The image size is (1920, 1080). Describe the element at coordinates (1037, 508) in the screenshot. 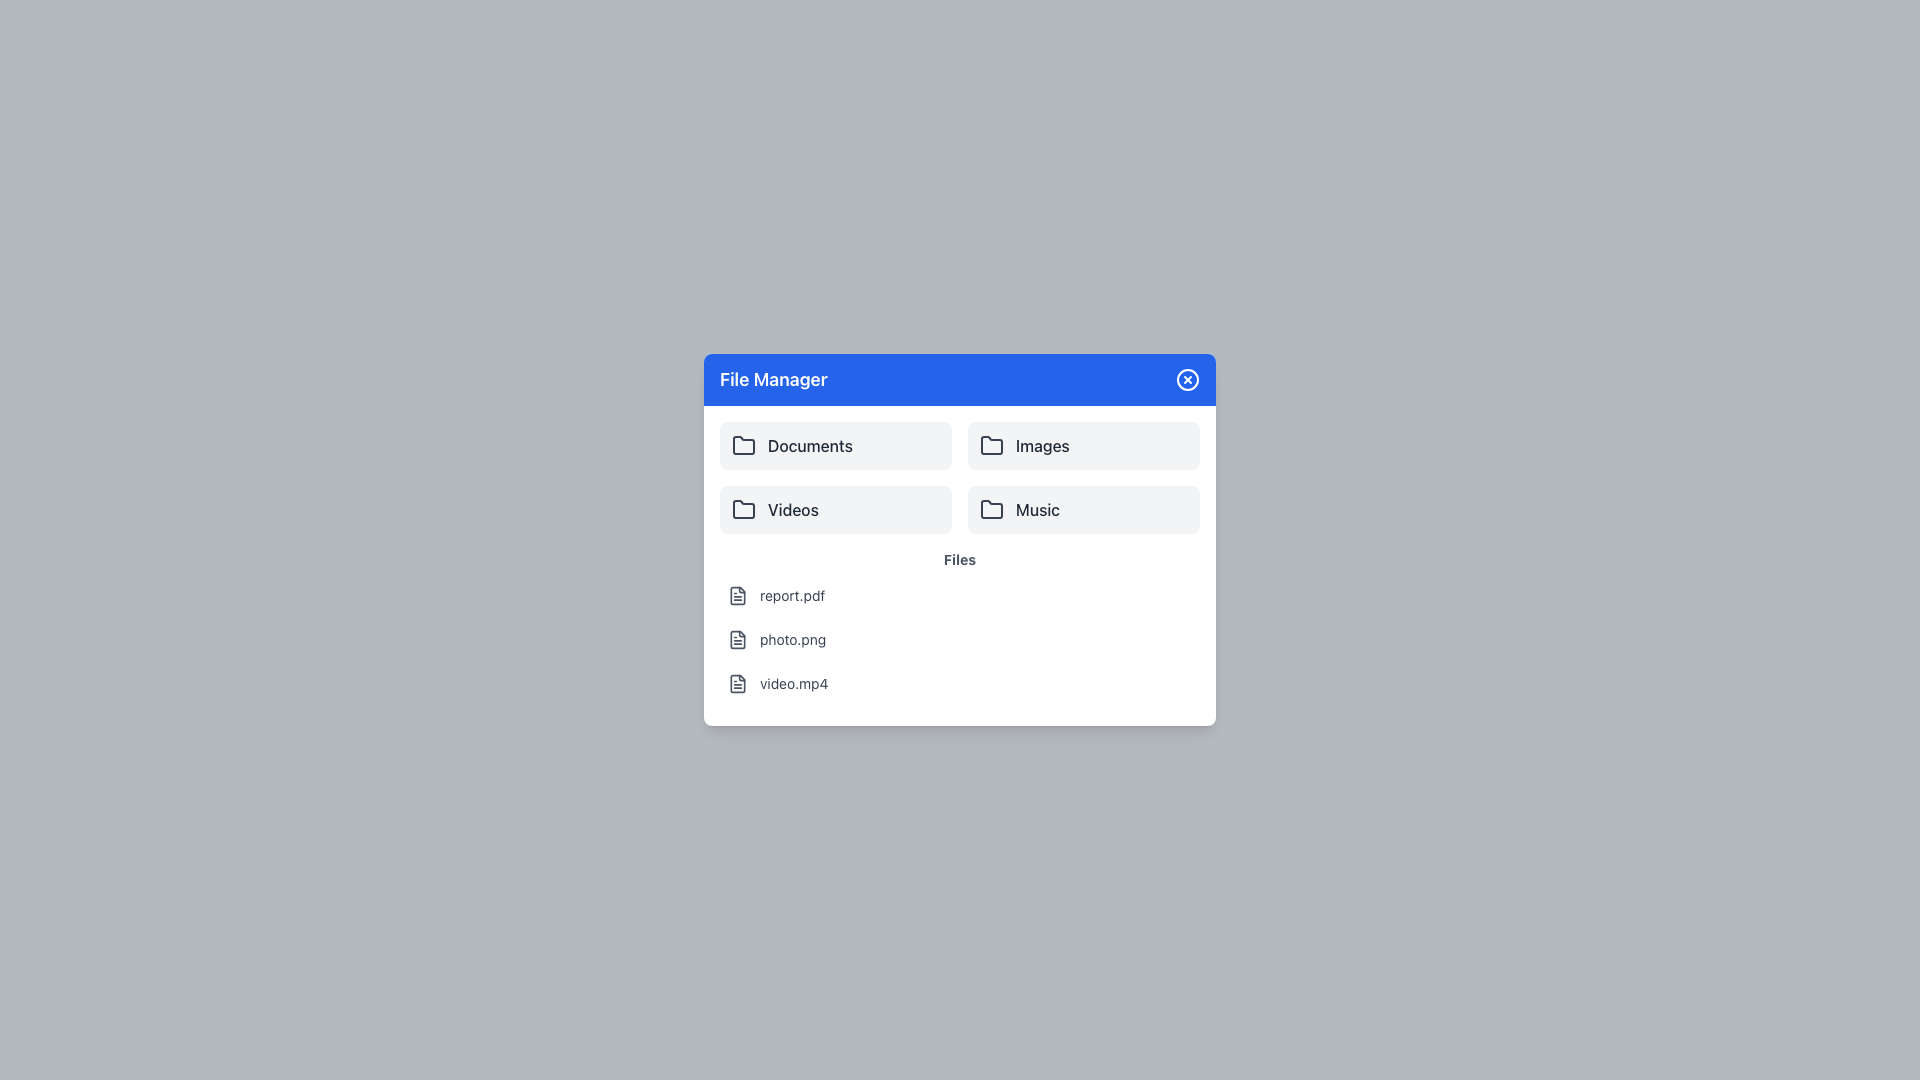

I see `label displaying the text 'Music', which is located to the right of a folder icon in a labeled button representing a folder` at that location.